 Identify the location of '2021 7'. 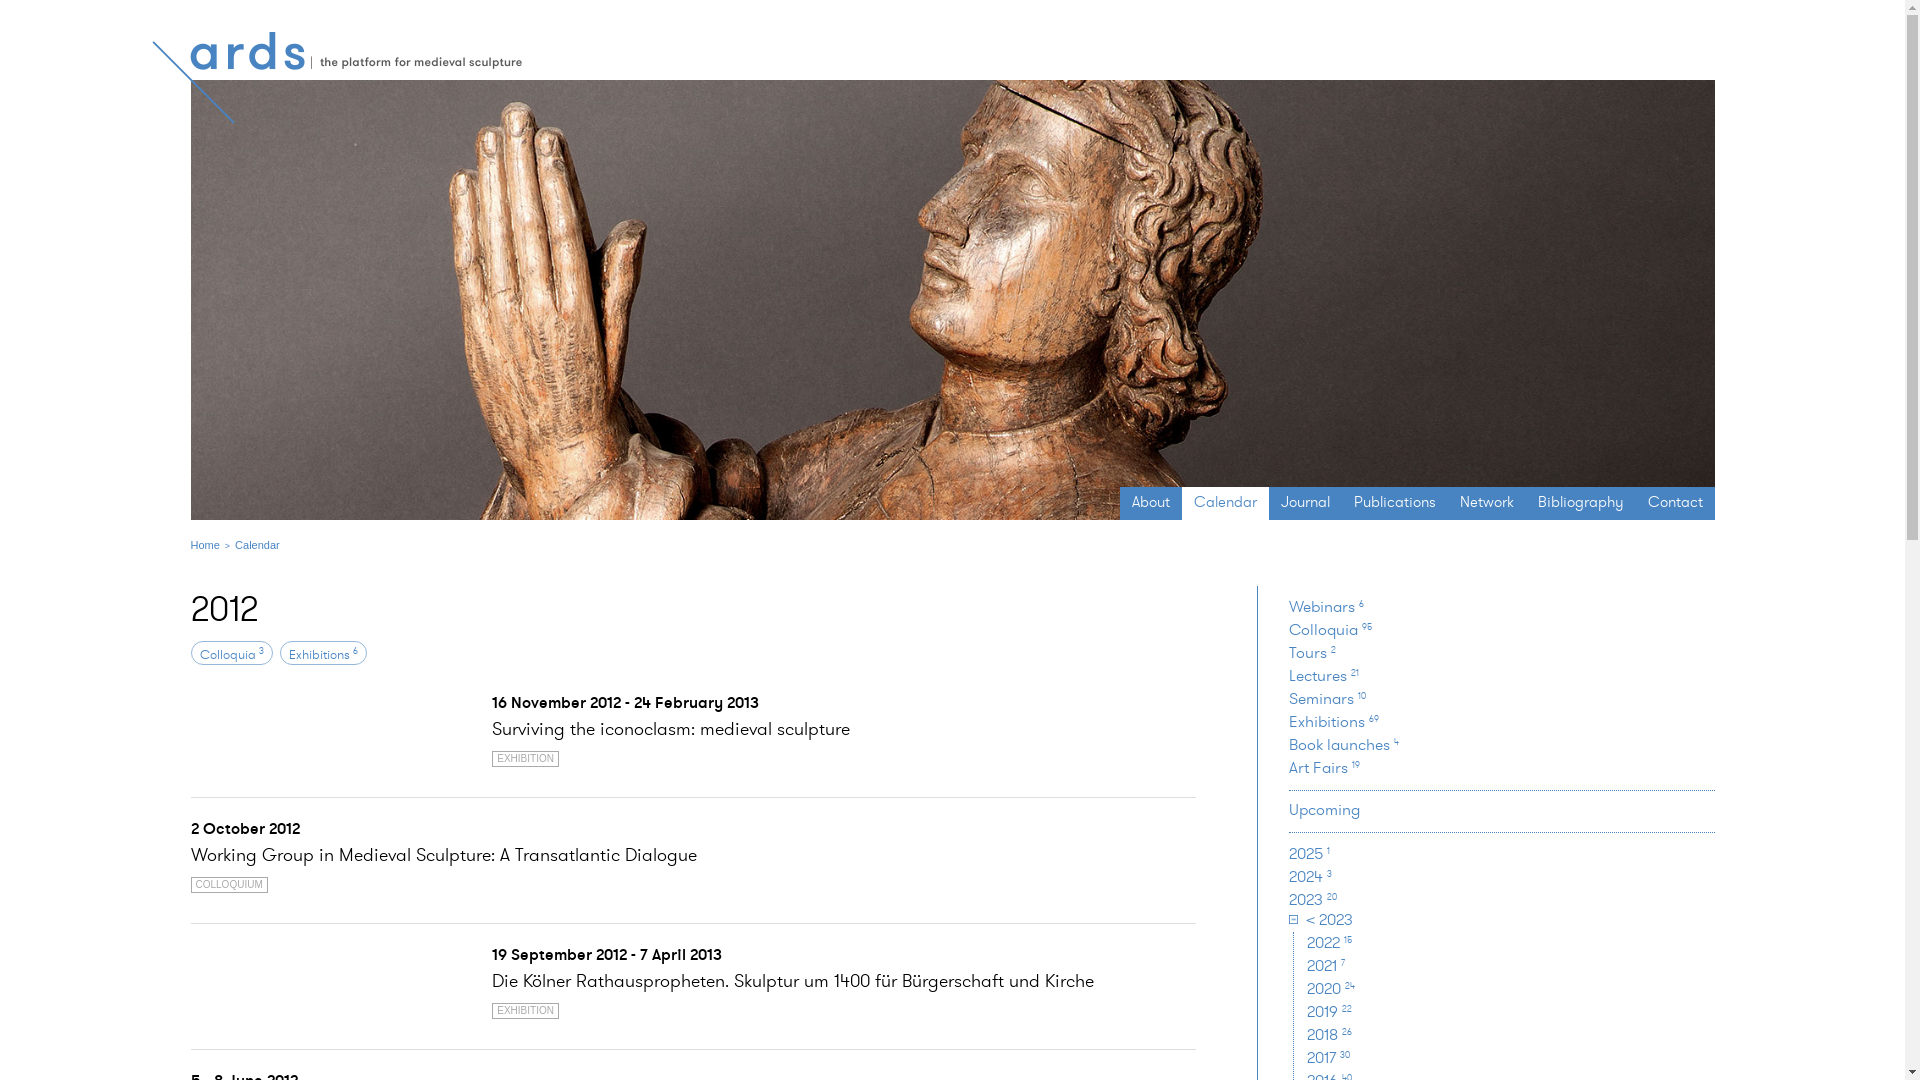
(1325, 964).